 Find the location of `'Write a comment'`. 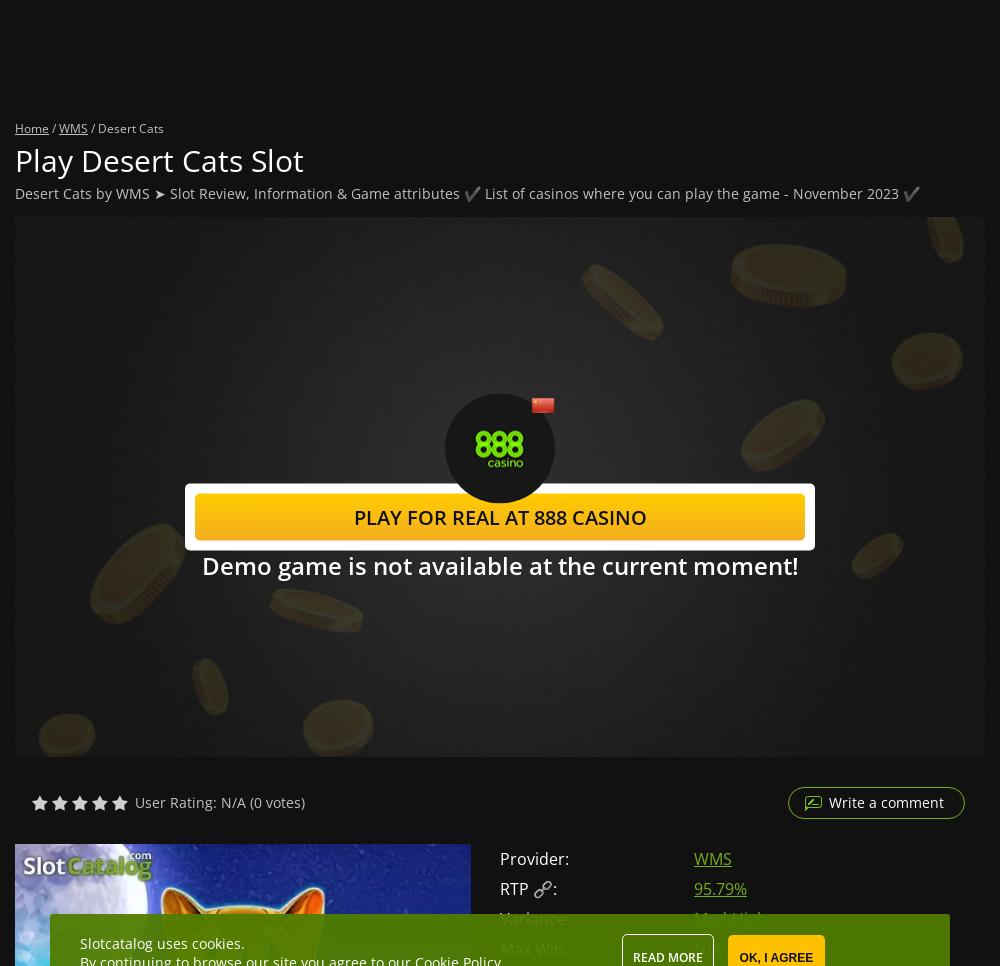

'Write a comment' is located at coordinates (886, 802).